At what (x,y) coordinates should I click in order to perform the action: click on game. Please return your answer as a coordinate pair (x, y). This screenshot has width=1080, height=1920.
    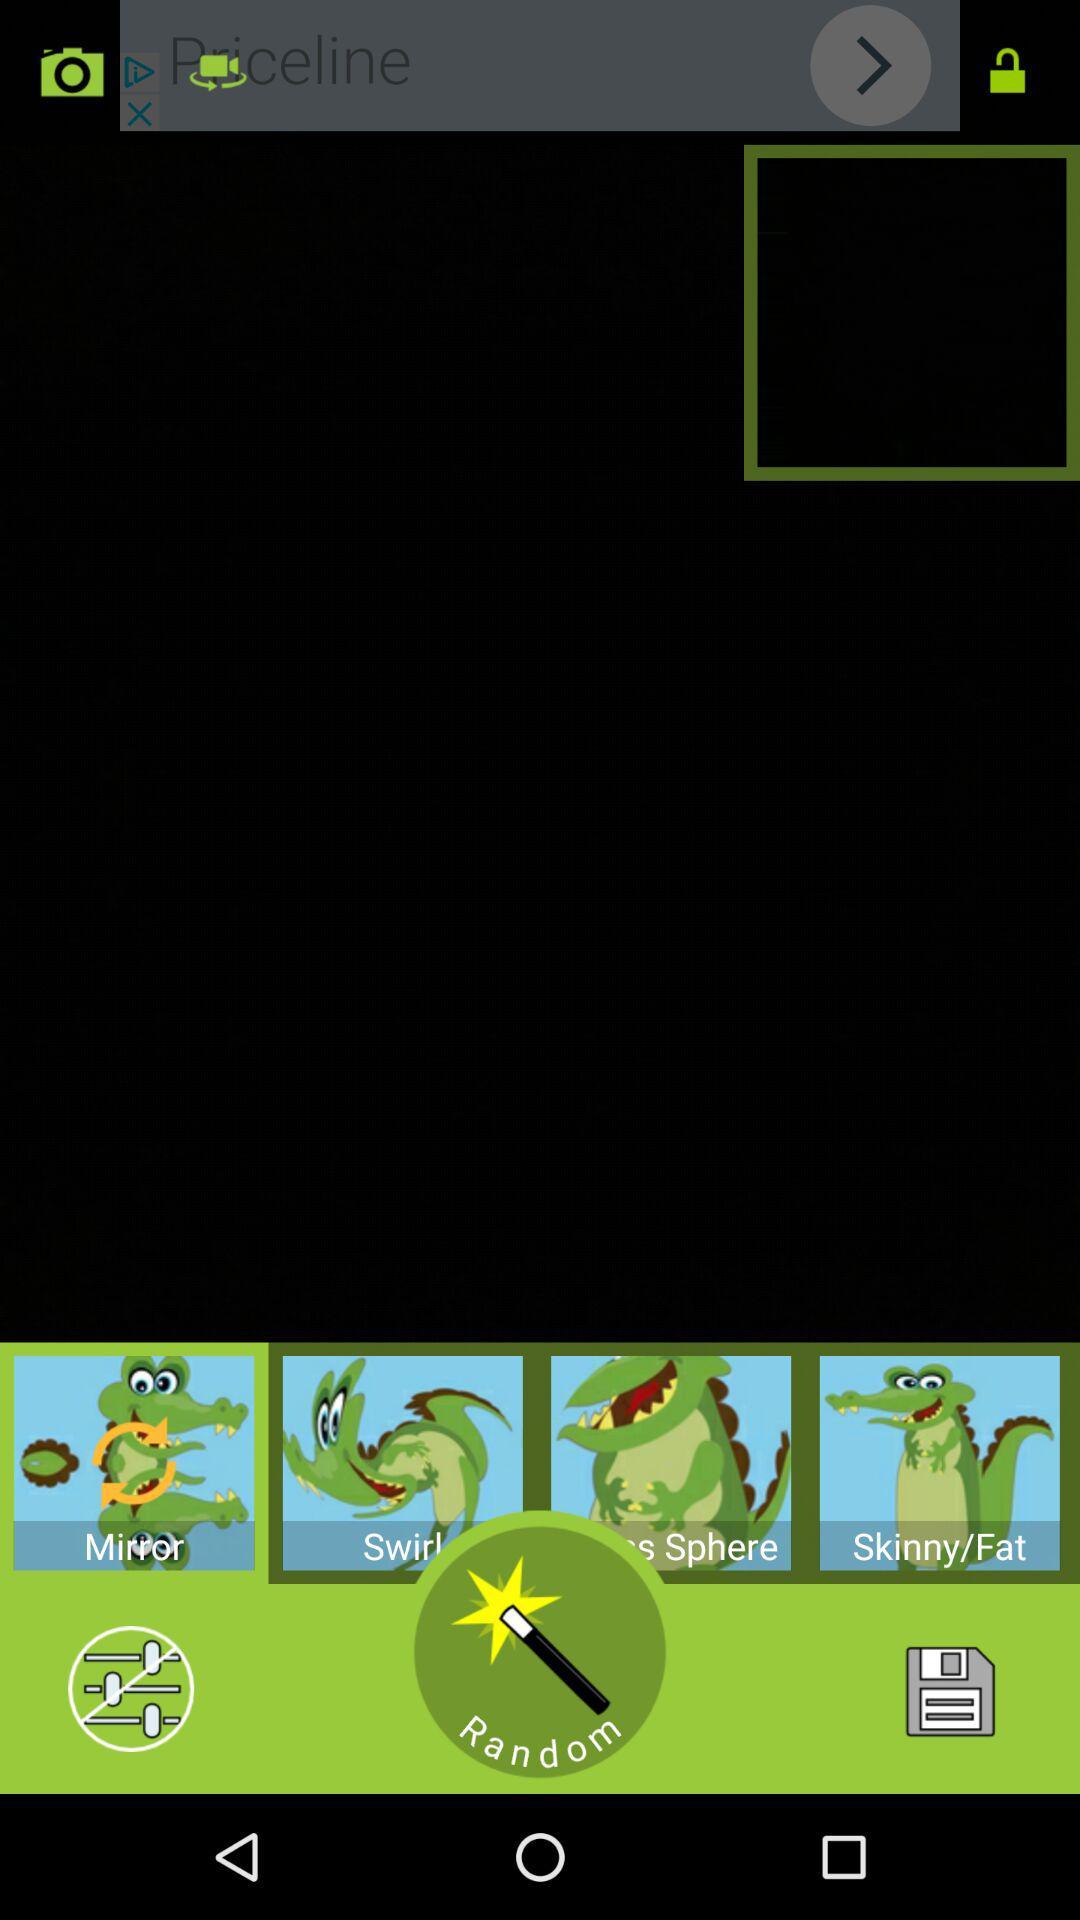
    Looking at the image, I should click on (540, 1652).